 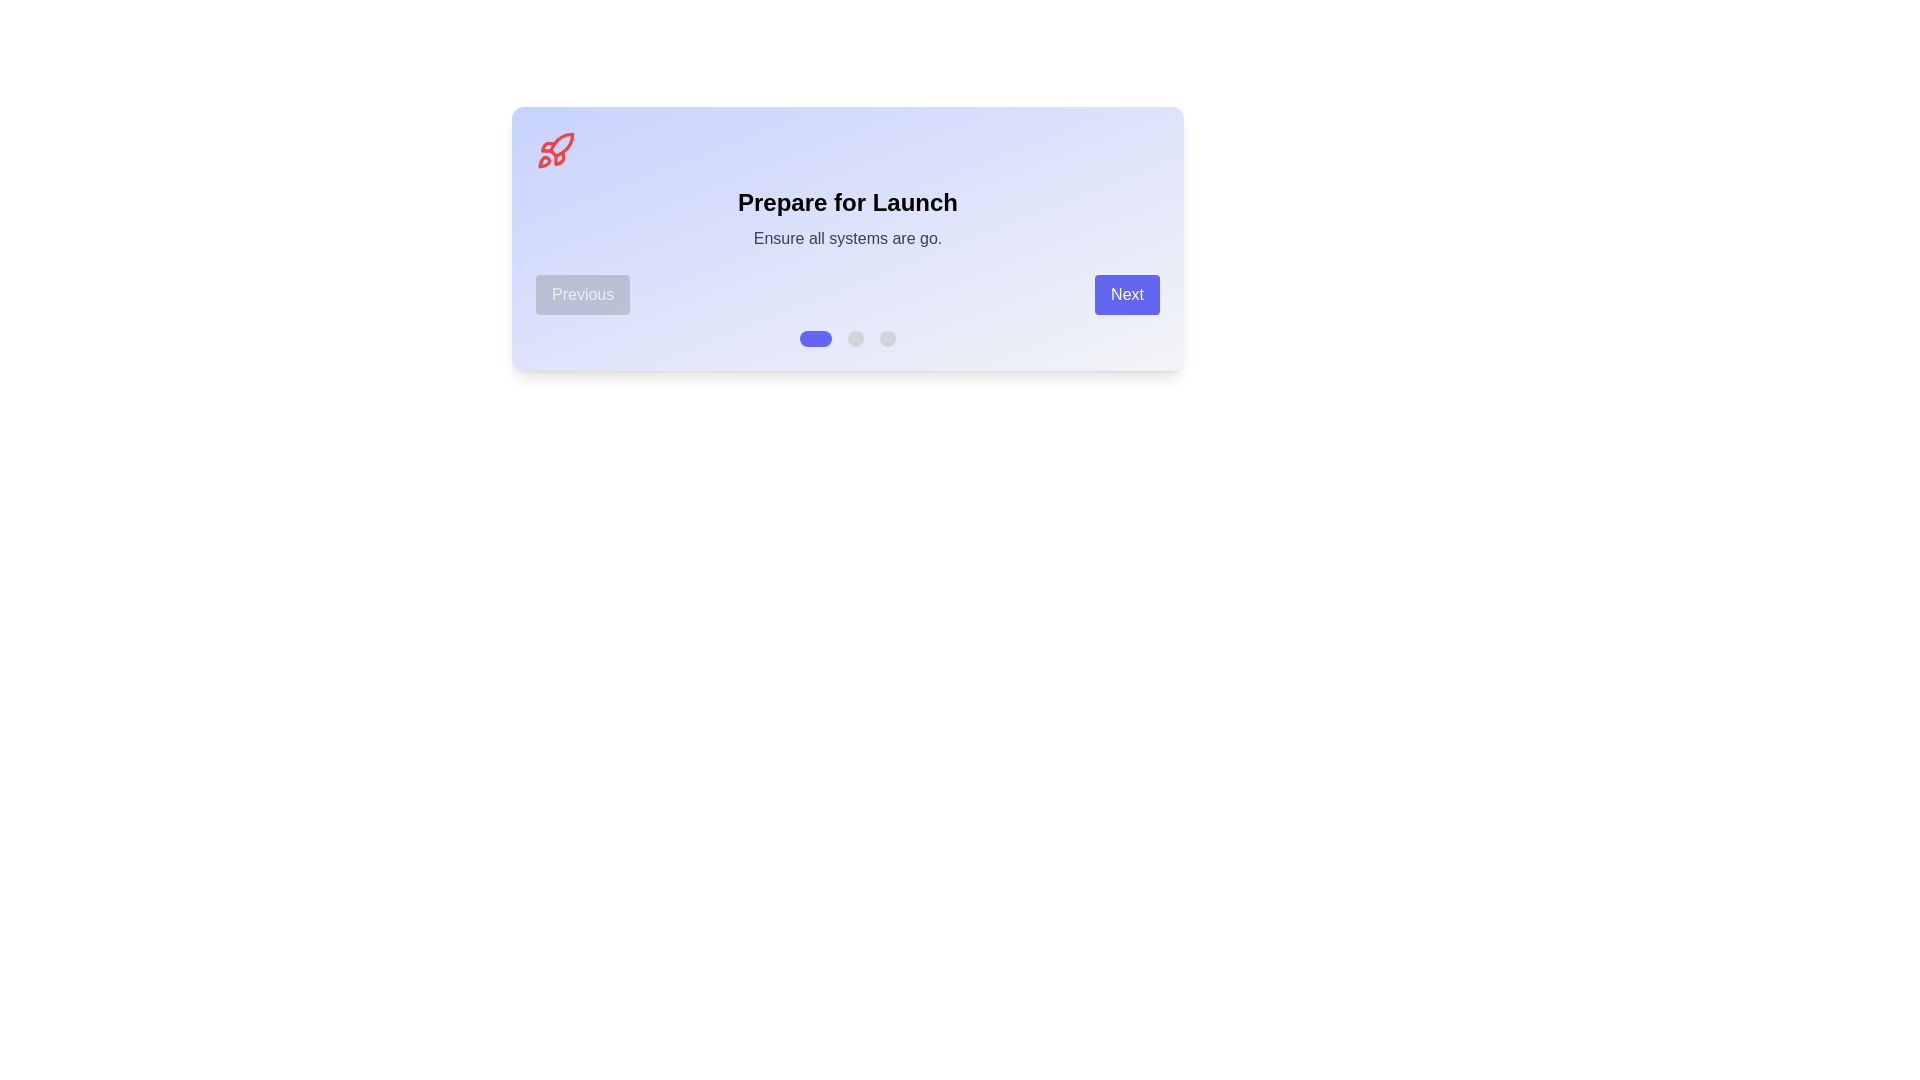 I want to click on the 'Next' button to navigate to the next step, so click(x=1127, y=294).